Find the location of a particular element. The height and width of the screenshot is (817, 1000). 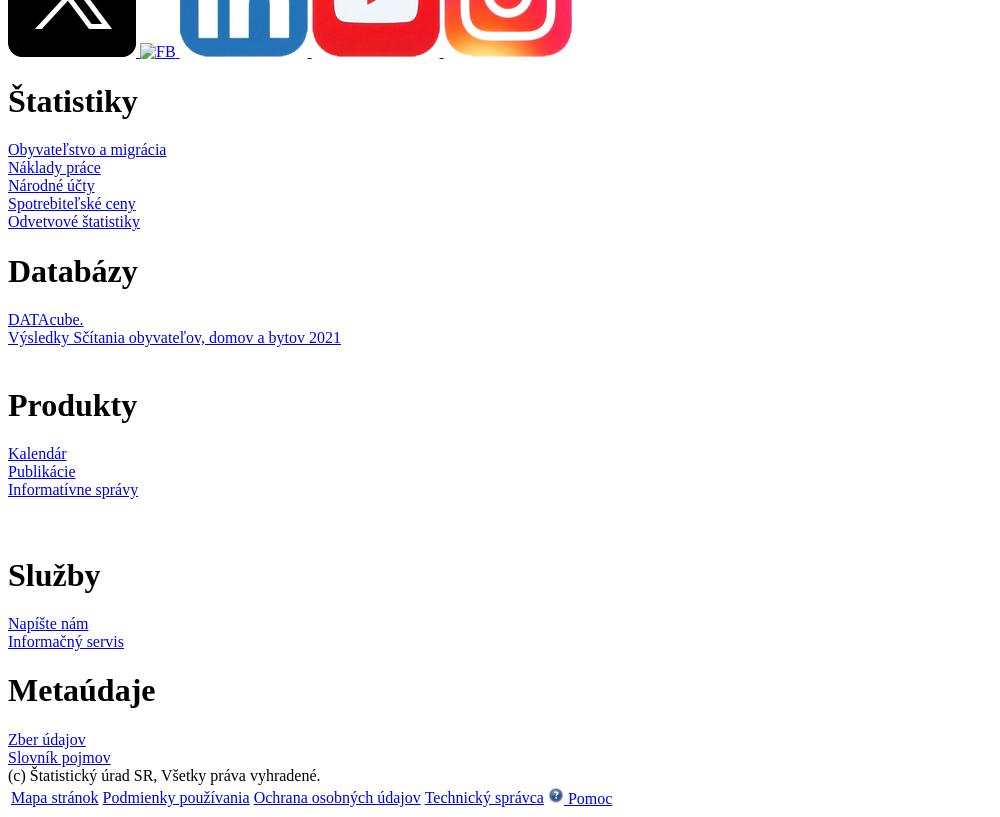

'Napíšte nám' is located at coordinates (48, 622).